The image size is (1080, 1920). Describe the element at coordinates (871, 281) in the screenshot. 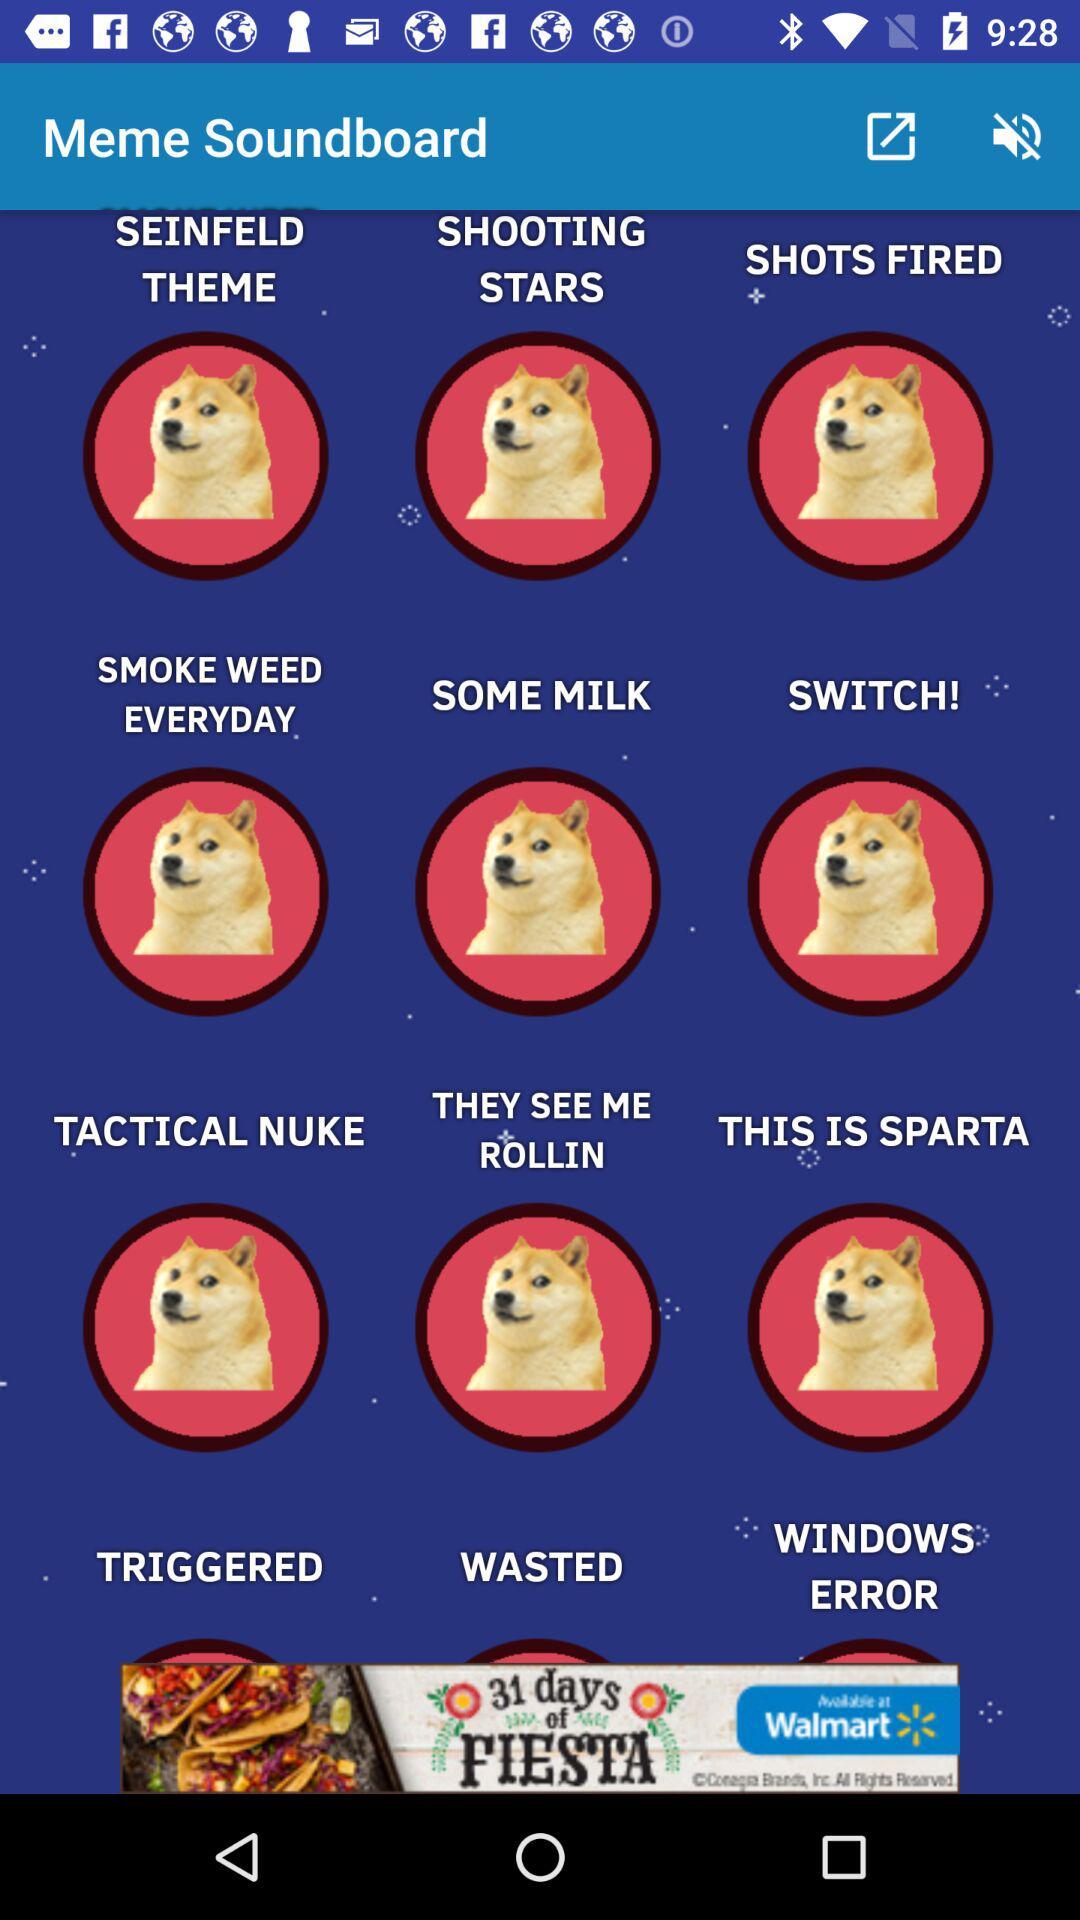

I see `sound of shots fired` at that location.